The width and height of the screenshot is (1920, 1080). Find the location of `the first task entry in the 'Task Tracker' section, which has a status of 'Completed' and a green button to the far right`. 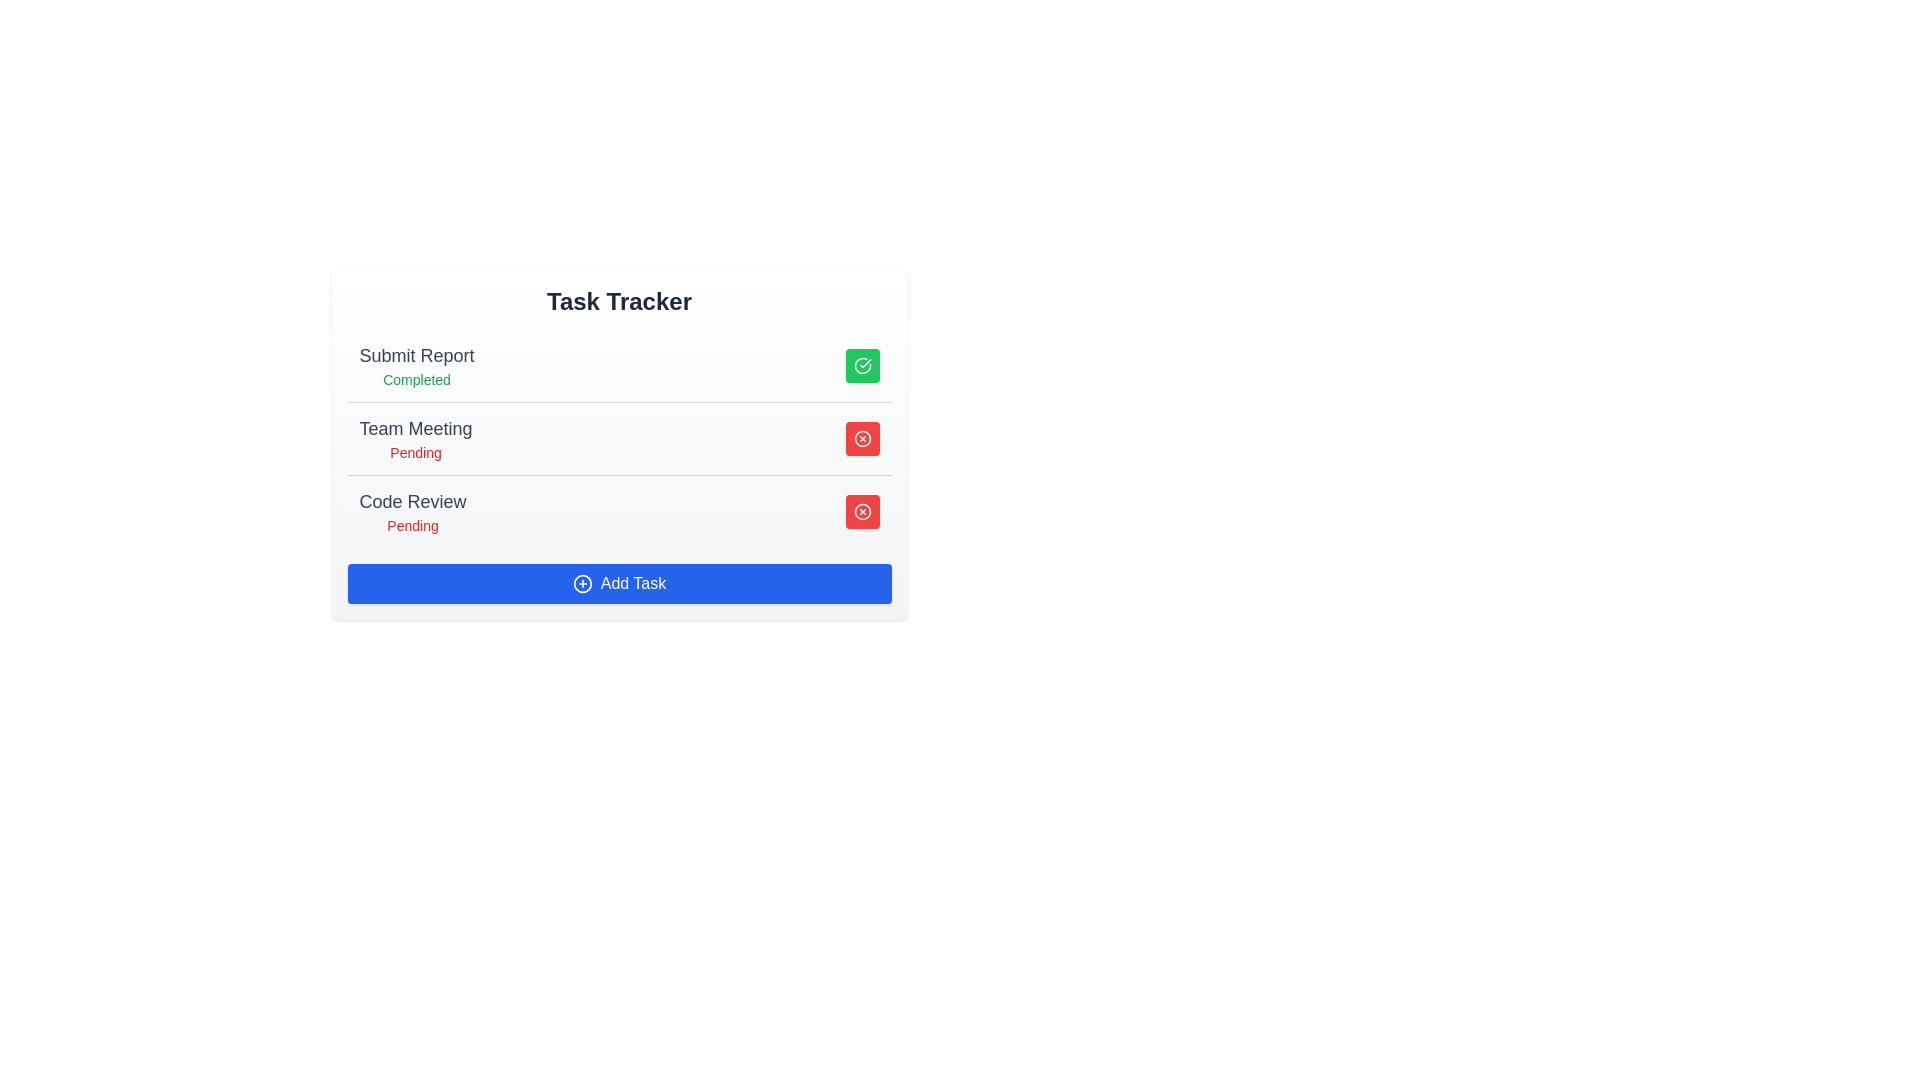

the first task entry in the 'Task Tracker' section, which has a status of 'Completed' and a green button to the far right is located at coordinates (618, 366).